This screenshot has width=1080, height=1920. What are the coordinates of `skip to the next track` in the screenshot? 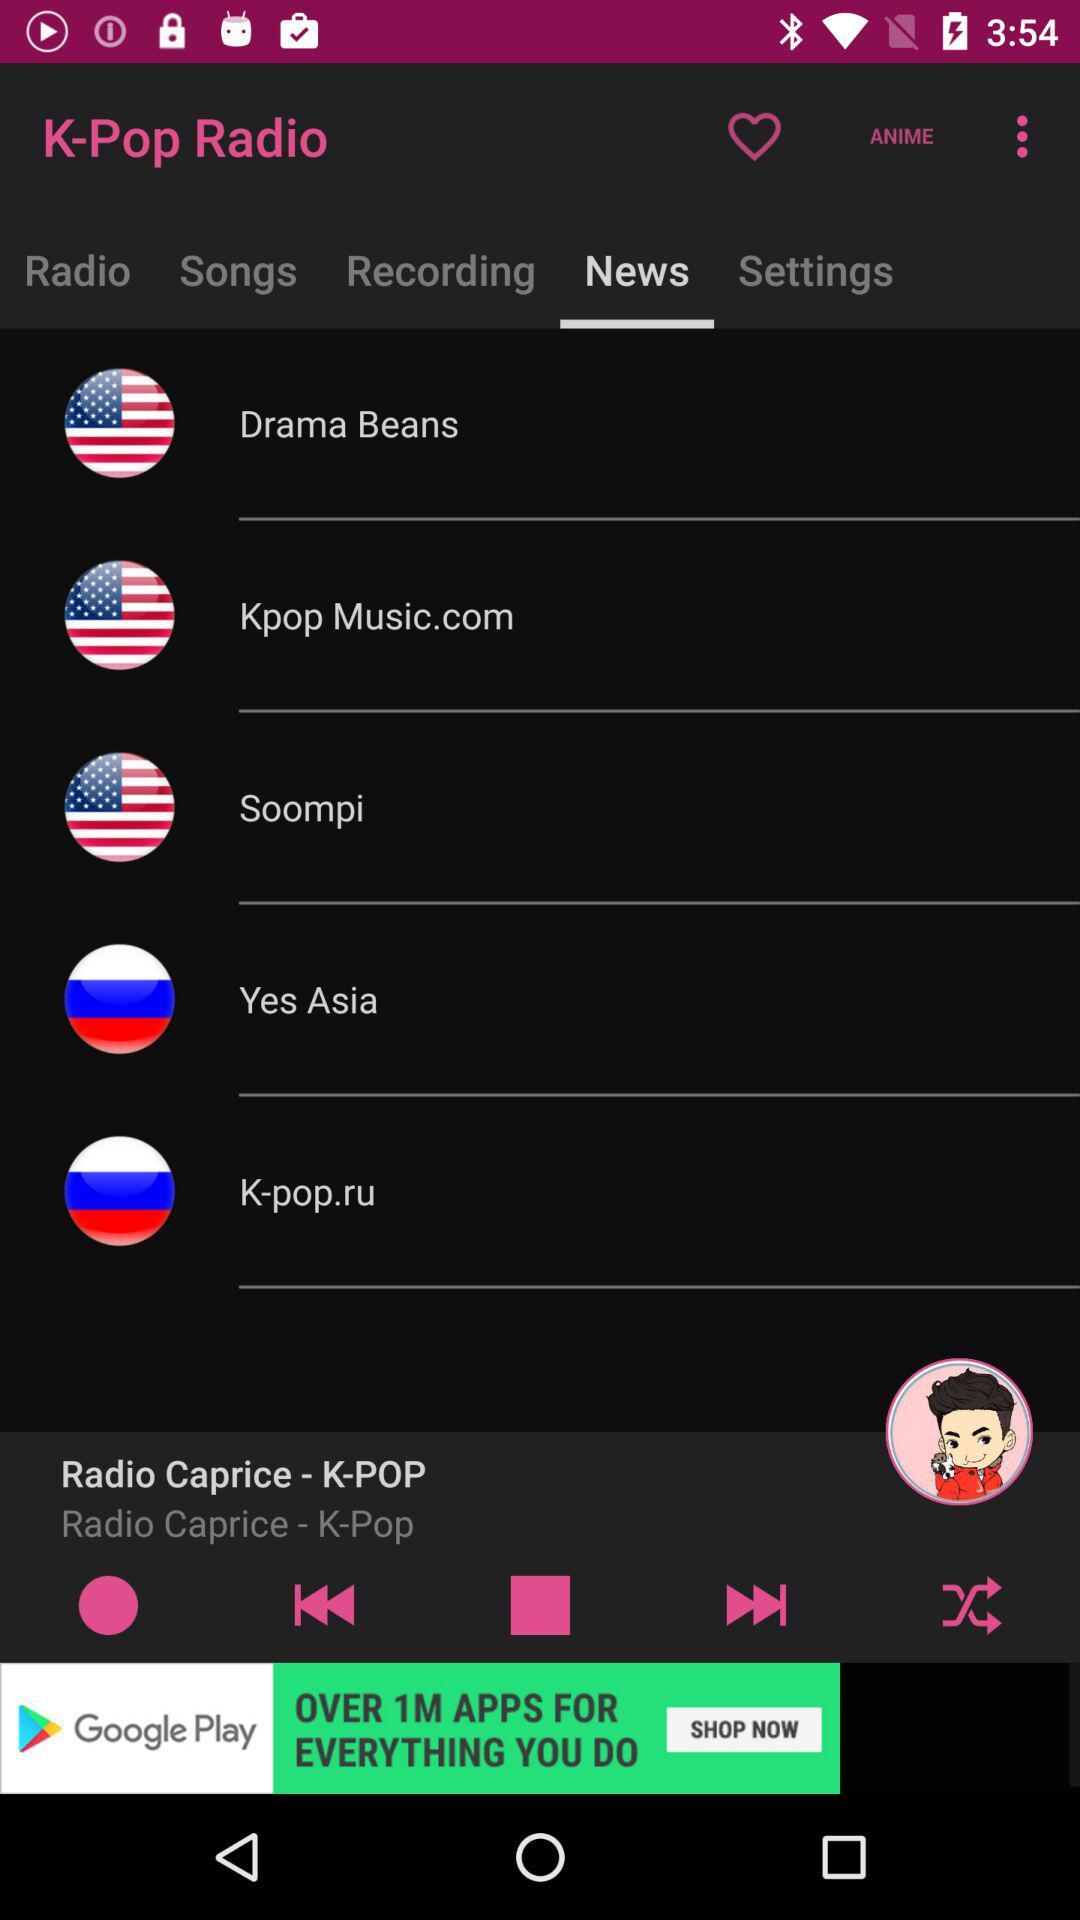 It's located at (756, 1604).